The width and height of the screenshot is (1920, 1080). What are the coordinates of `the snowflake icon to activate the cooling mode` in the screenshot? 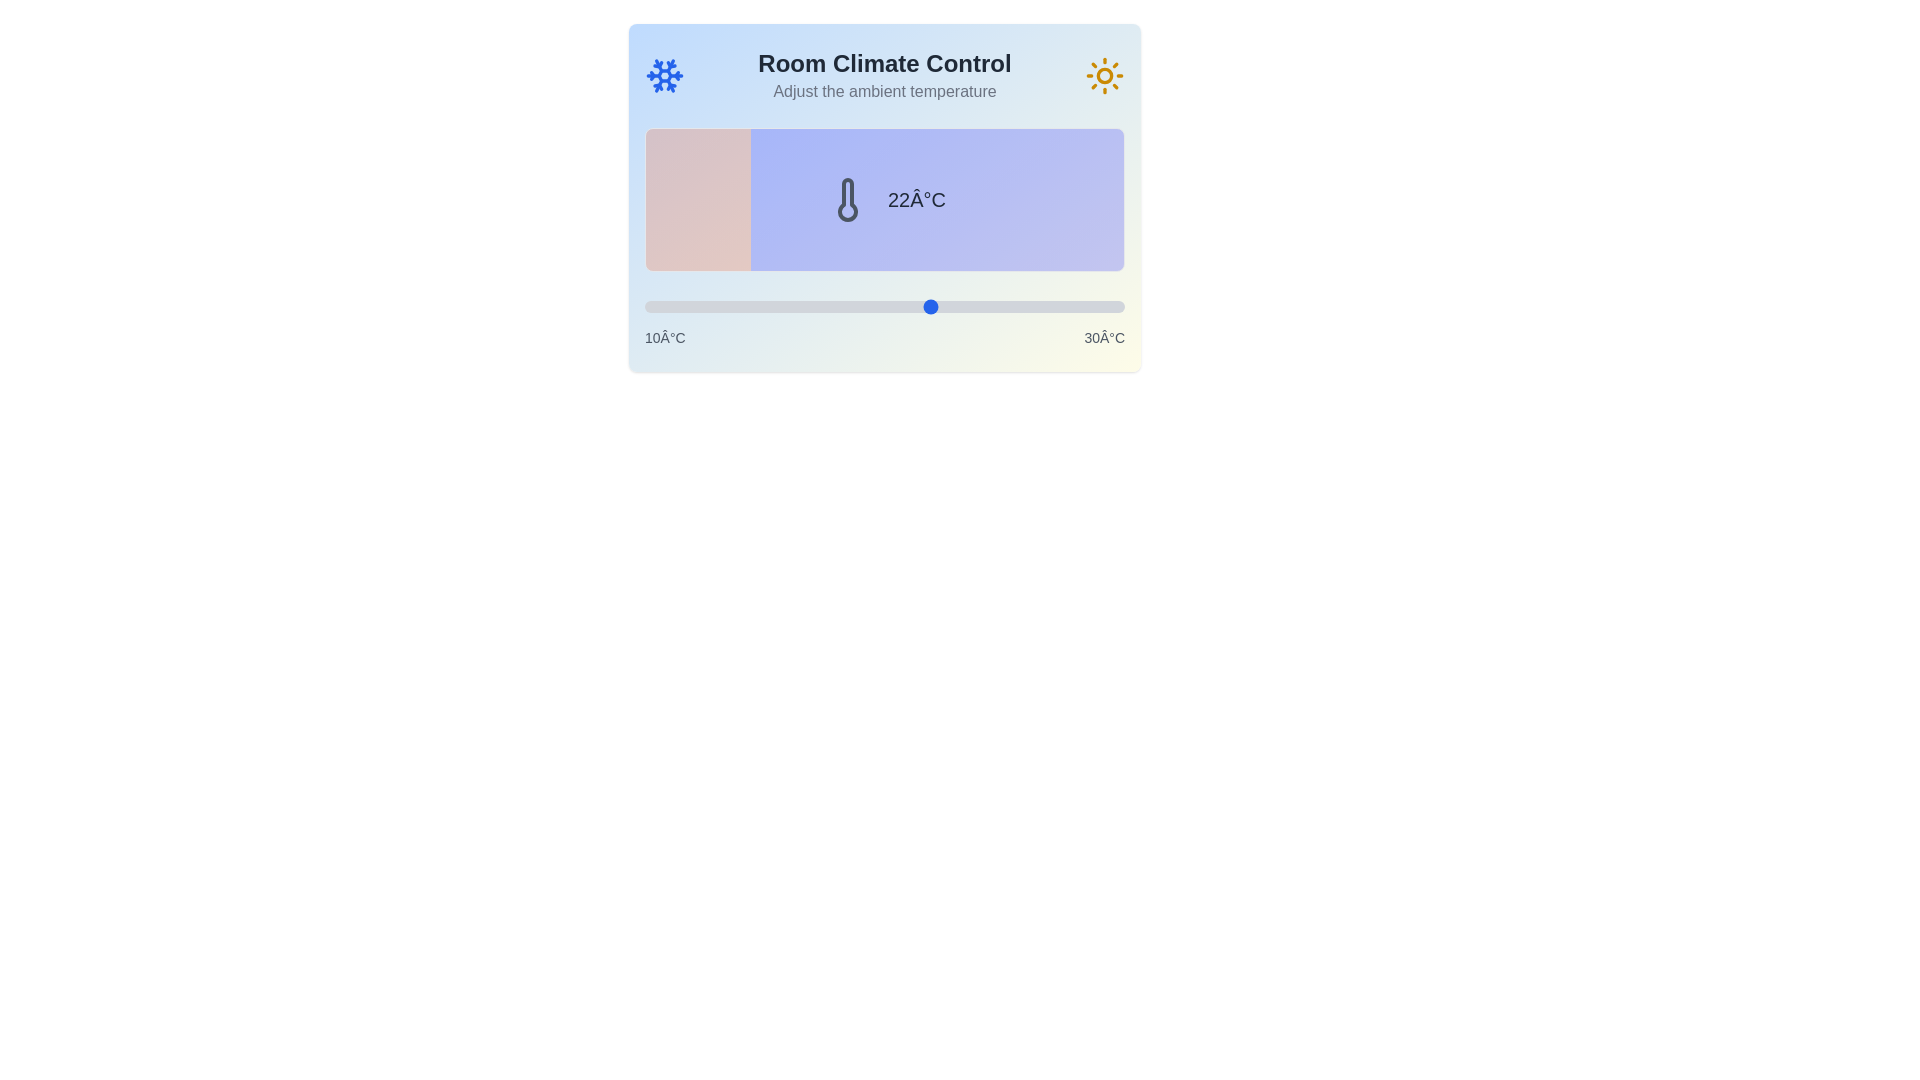 It's located at (665, 75).